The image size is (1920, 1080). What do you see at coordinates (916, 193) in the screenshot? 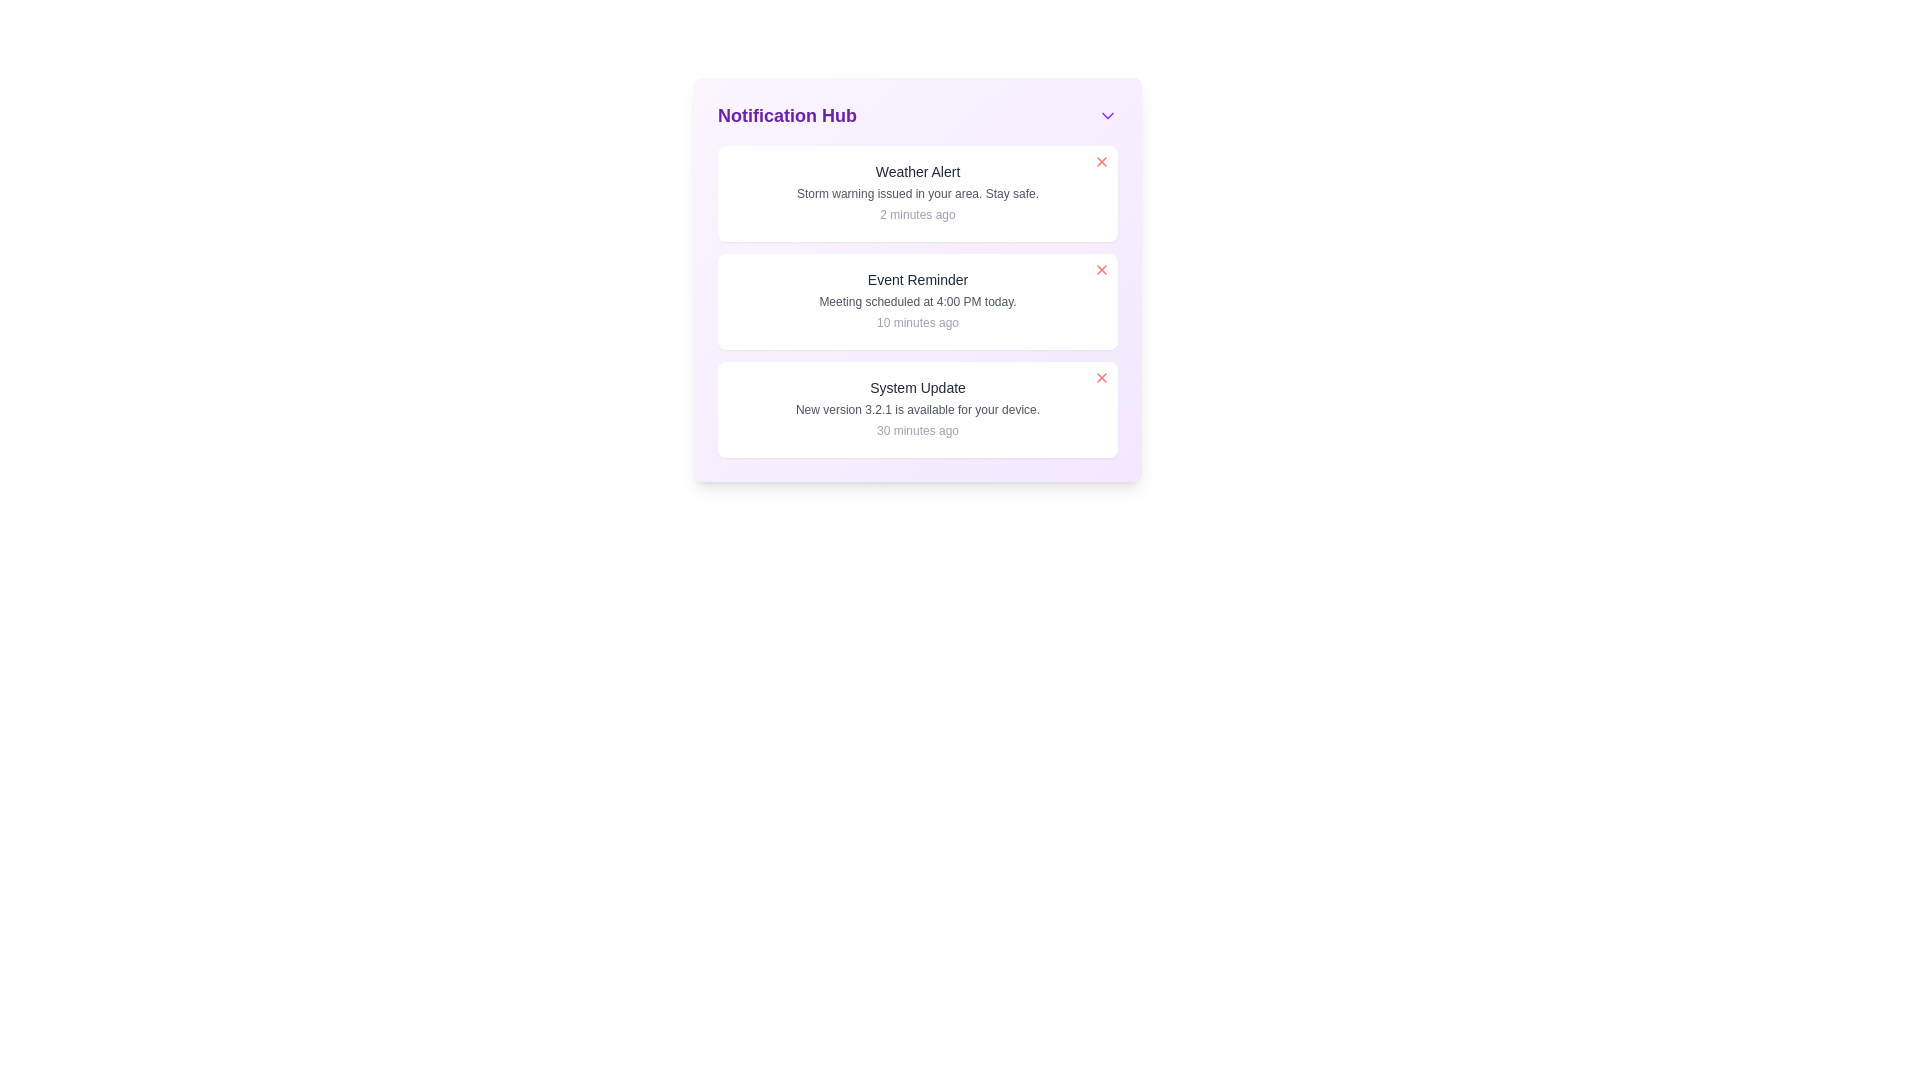
I see `text label stating 'Storm warning issued in your area. Stay safe.' located within the notification card titled 'Weather Alert'` at bounding box center [916, 193].